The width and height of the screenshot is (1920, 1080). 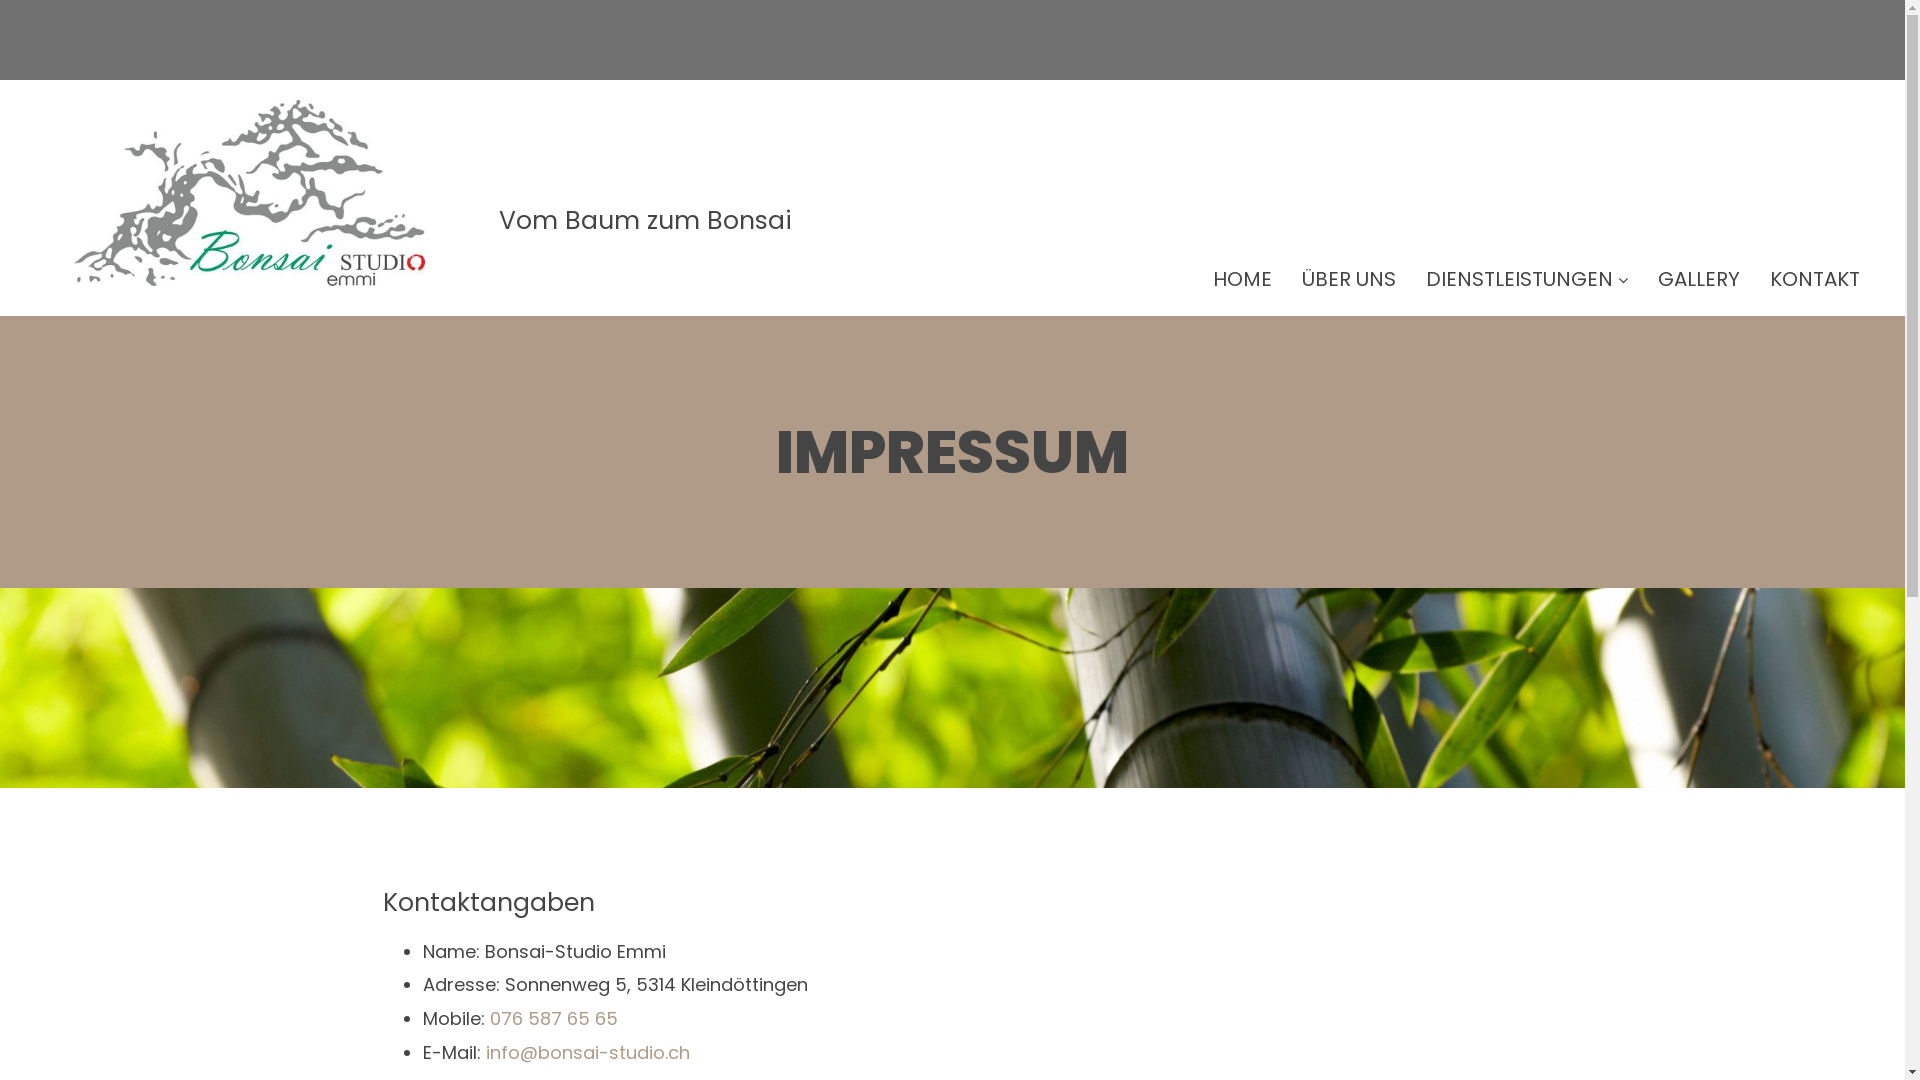 What do you see at coordinates (587, 1051) in the screenshot?
I see `'info@bonsai-studio.ch'` at bounding box center [587, 1051].